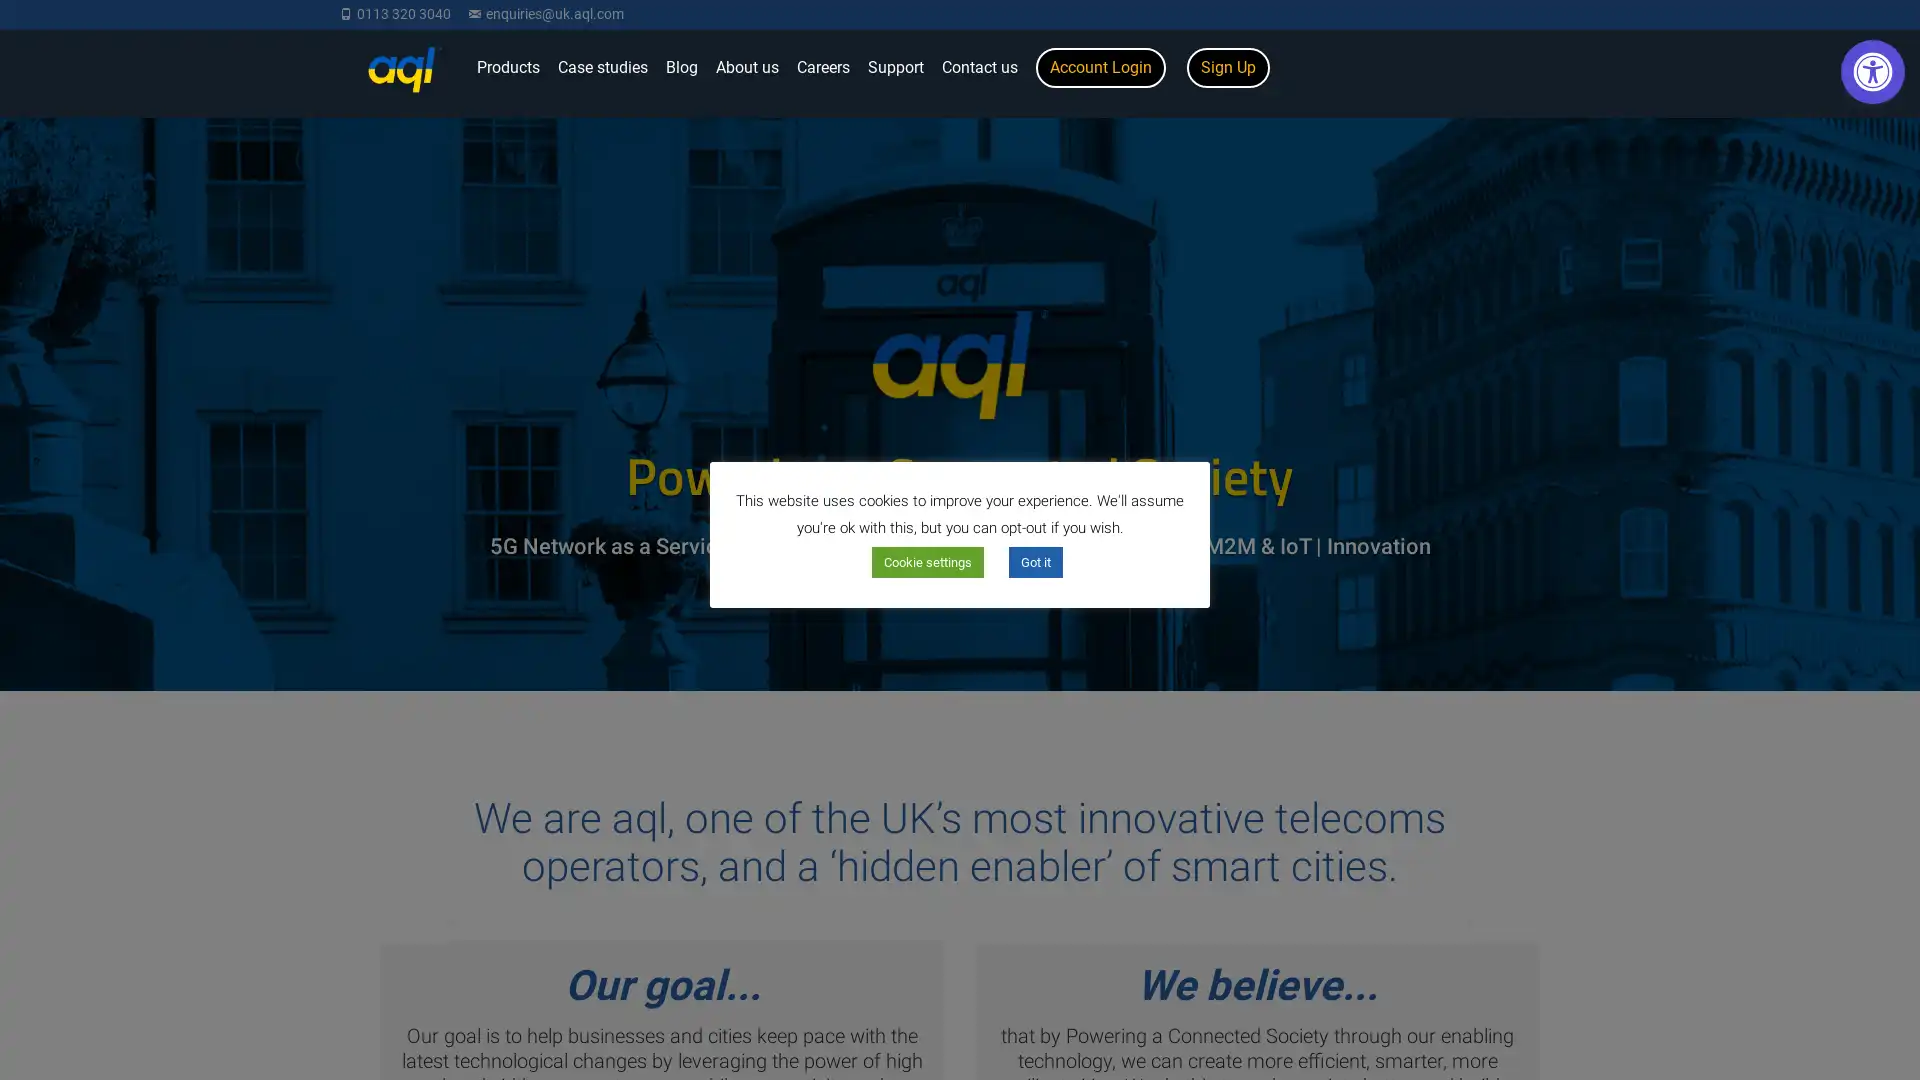 The image size is (1920, 1080). What do you see at coordinates (1871, 71) in the screenshot?
I see `Accessibility Options` at bounding box center [1871, 71].